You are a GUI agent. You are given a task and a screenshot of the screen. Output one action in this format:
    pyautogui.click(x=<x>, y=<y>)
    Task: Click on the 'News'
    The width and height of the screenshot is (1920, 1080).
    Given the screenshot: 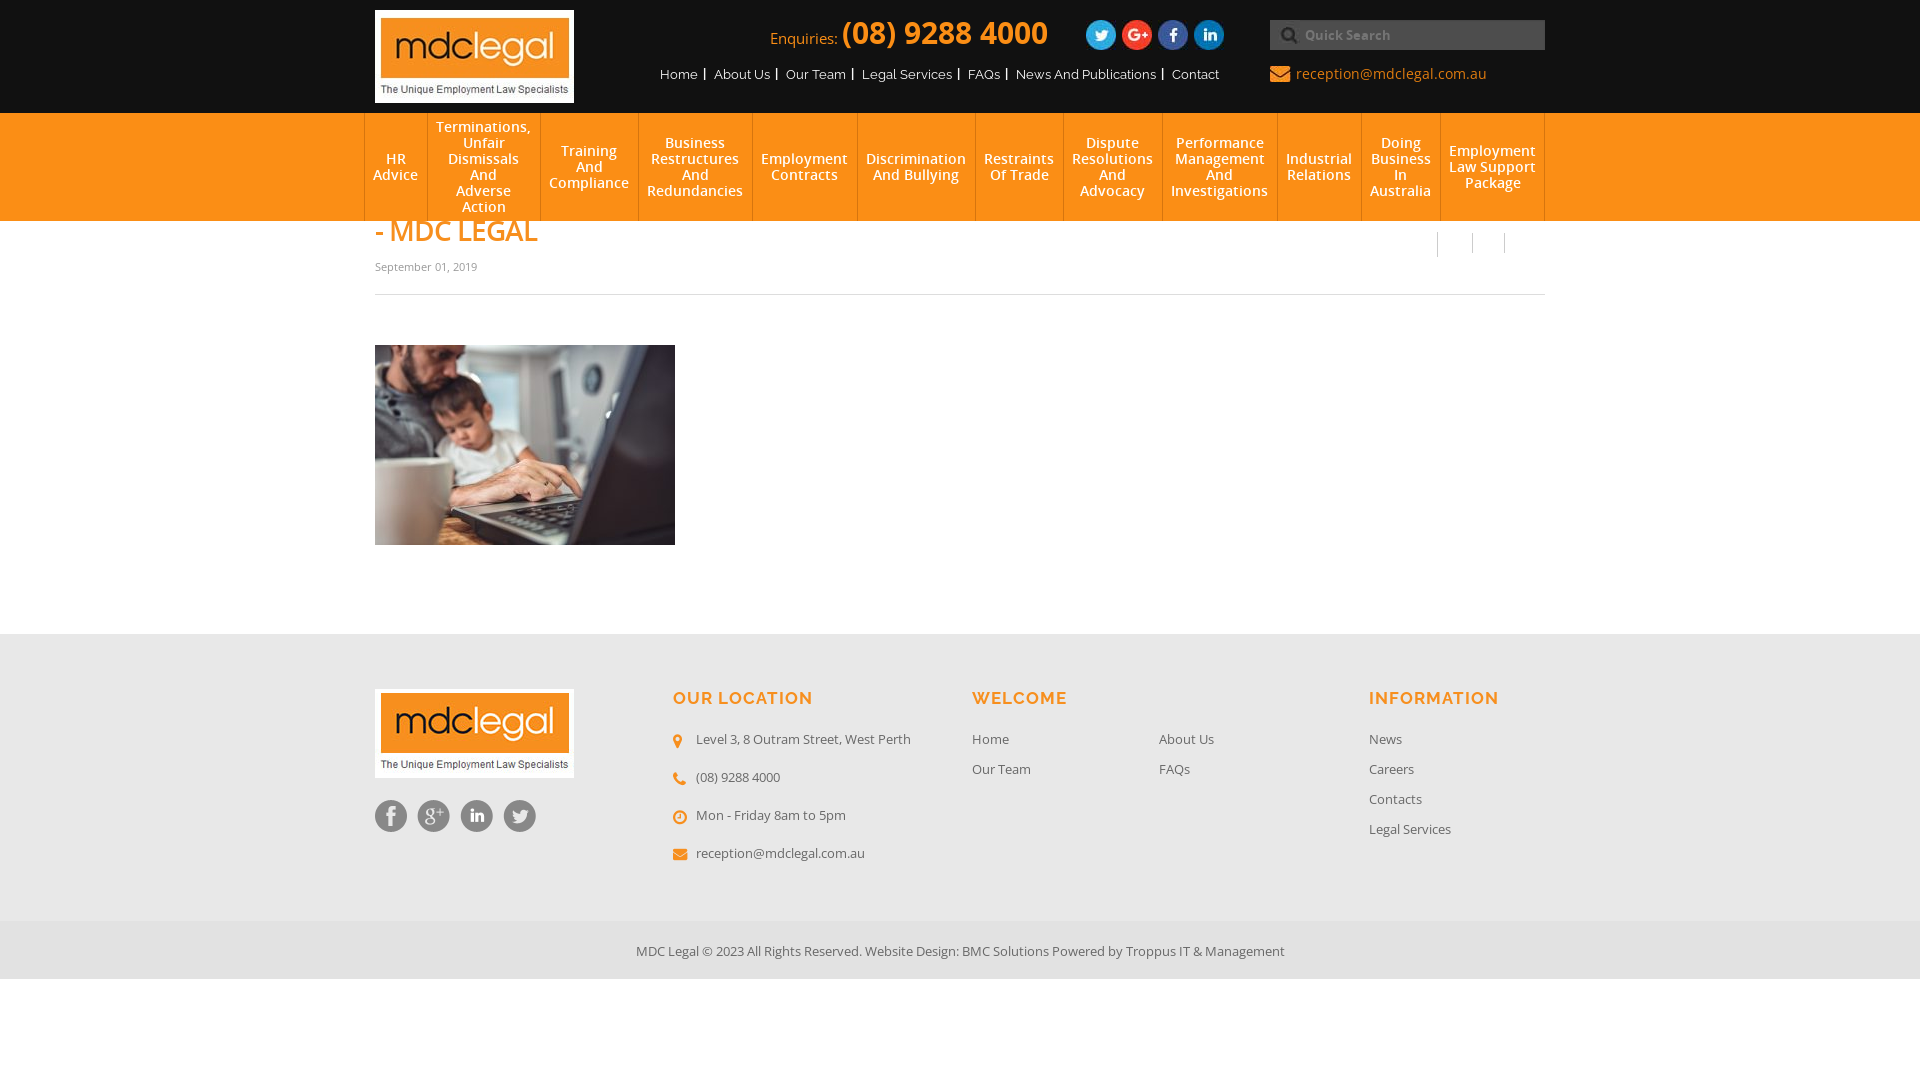 What is the action you would take?
    pyautogui.click(x=1367, y=741)
    